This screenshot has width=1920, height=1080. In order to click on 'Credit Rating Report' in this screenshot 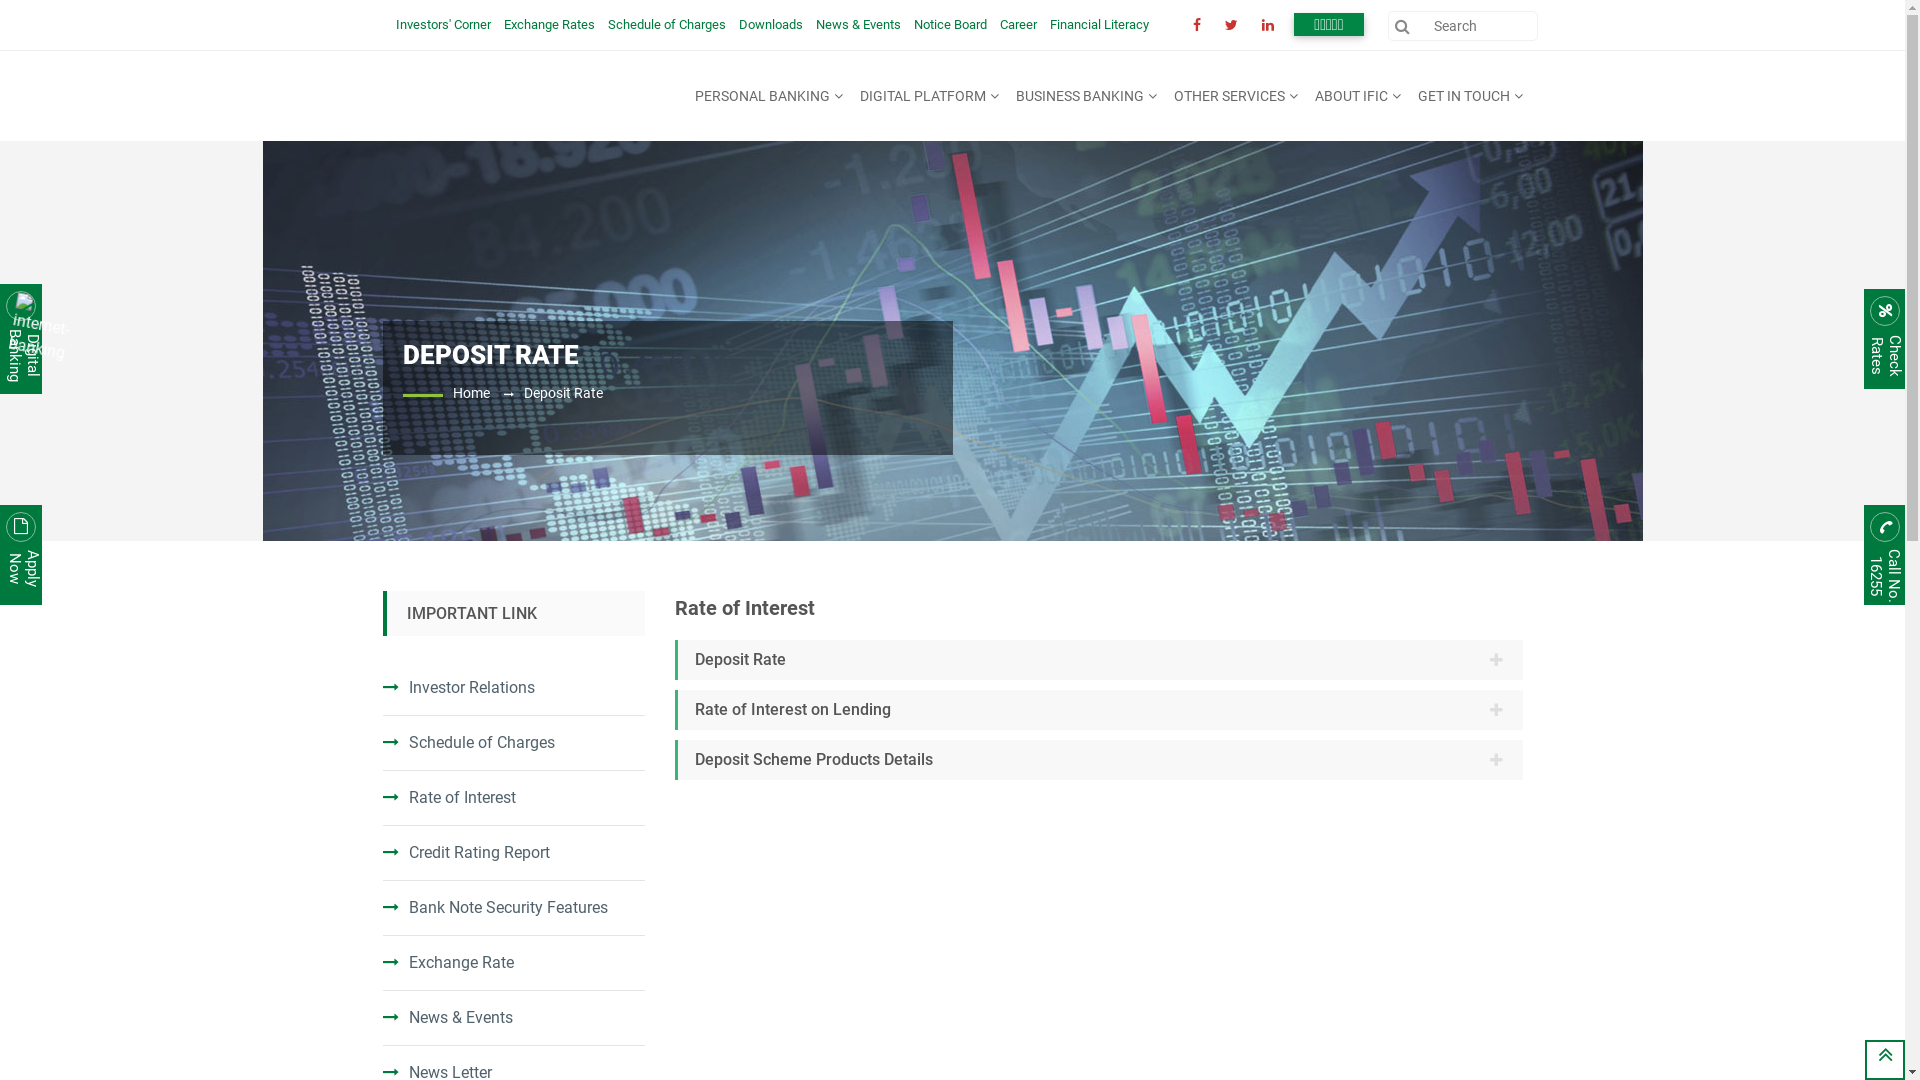, I will do `click(464, 852)`.